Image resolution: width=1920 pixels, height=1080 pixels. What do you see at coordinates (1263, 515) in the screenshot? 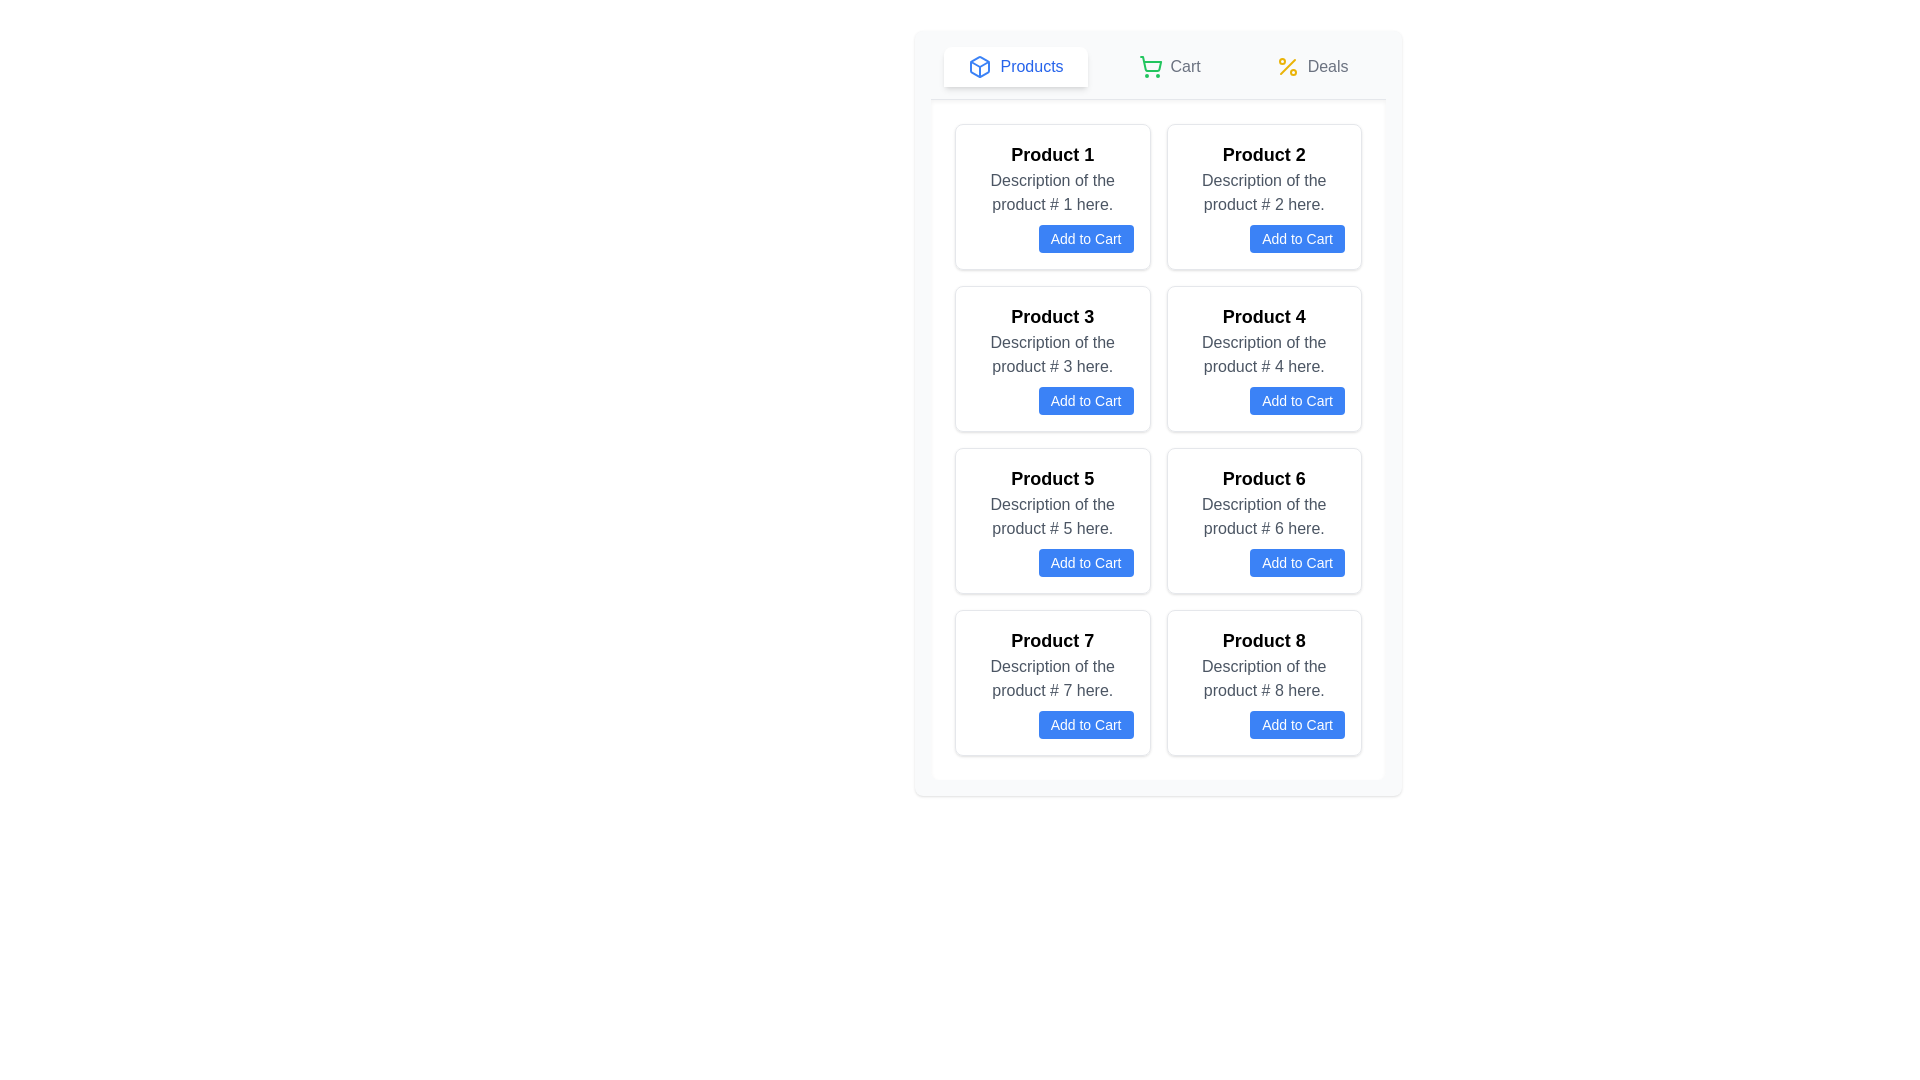
I see `the static text element displaying 'Description of the product # 6 here.' which is located beneath the title 'Product 6' and above the 'Add to Cart' button in the sixth card of a 4x2 grid layout` at bounding box center [1263, 515].